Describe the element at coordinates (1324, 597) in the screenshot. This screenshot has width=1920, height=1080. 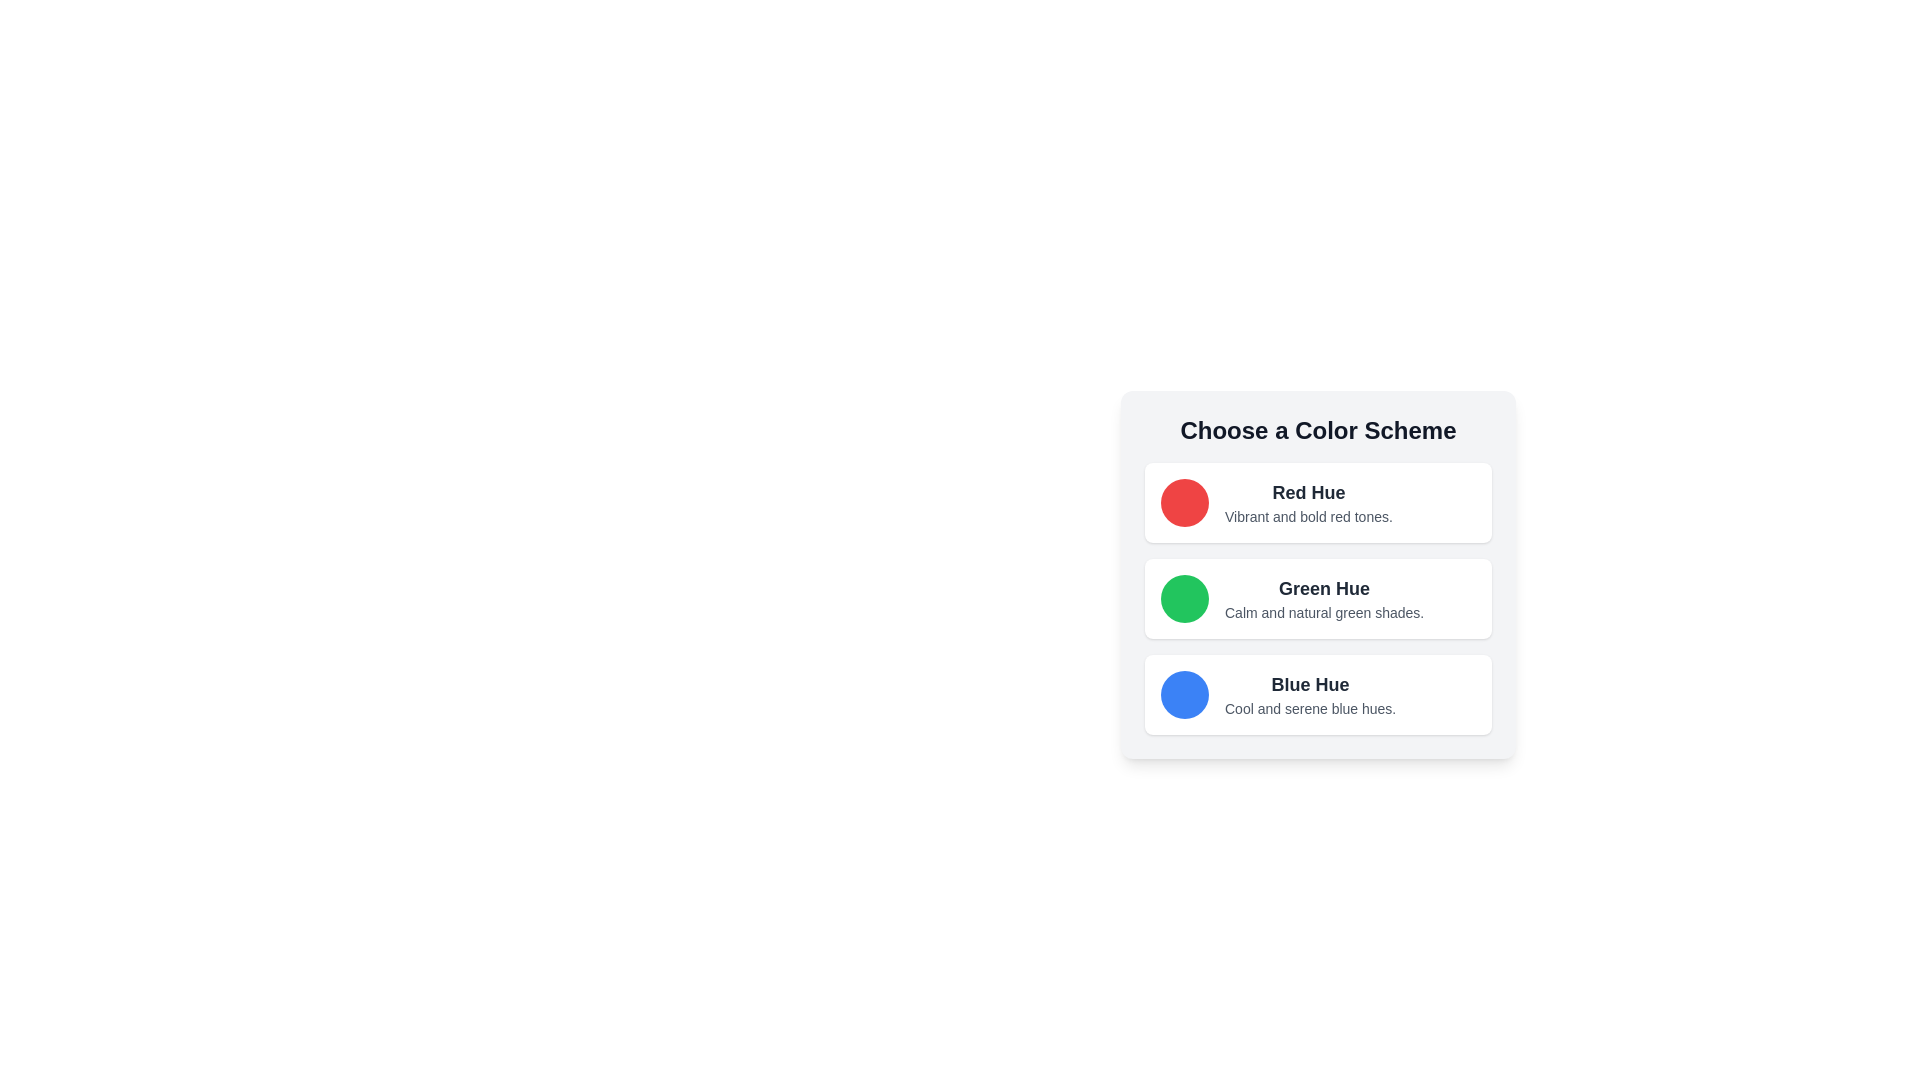
I see `the text label displaying the name and description of the green-themed color scheme option located in the second card under the heading 'Choose a Color Scheme.'` at that location.